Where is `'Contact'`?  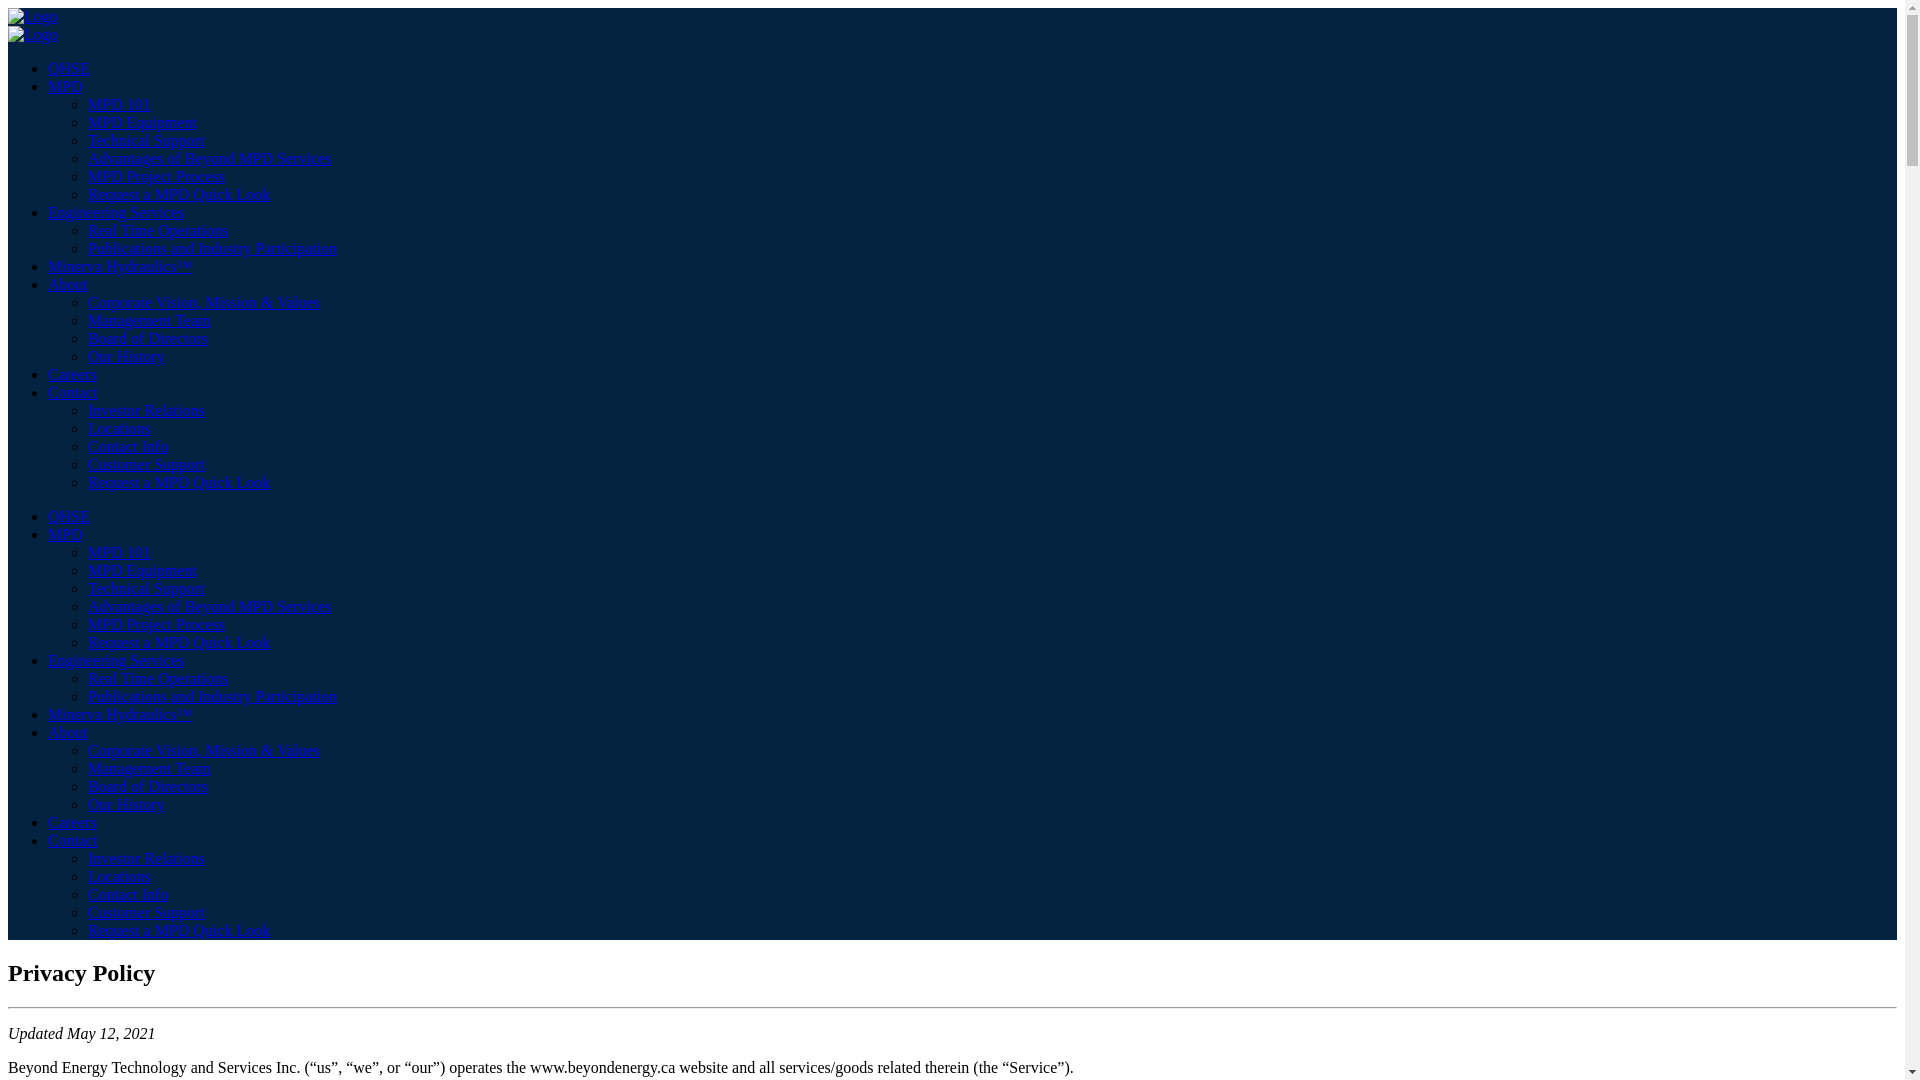 'Contact' is located at coordinates (72, 840).